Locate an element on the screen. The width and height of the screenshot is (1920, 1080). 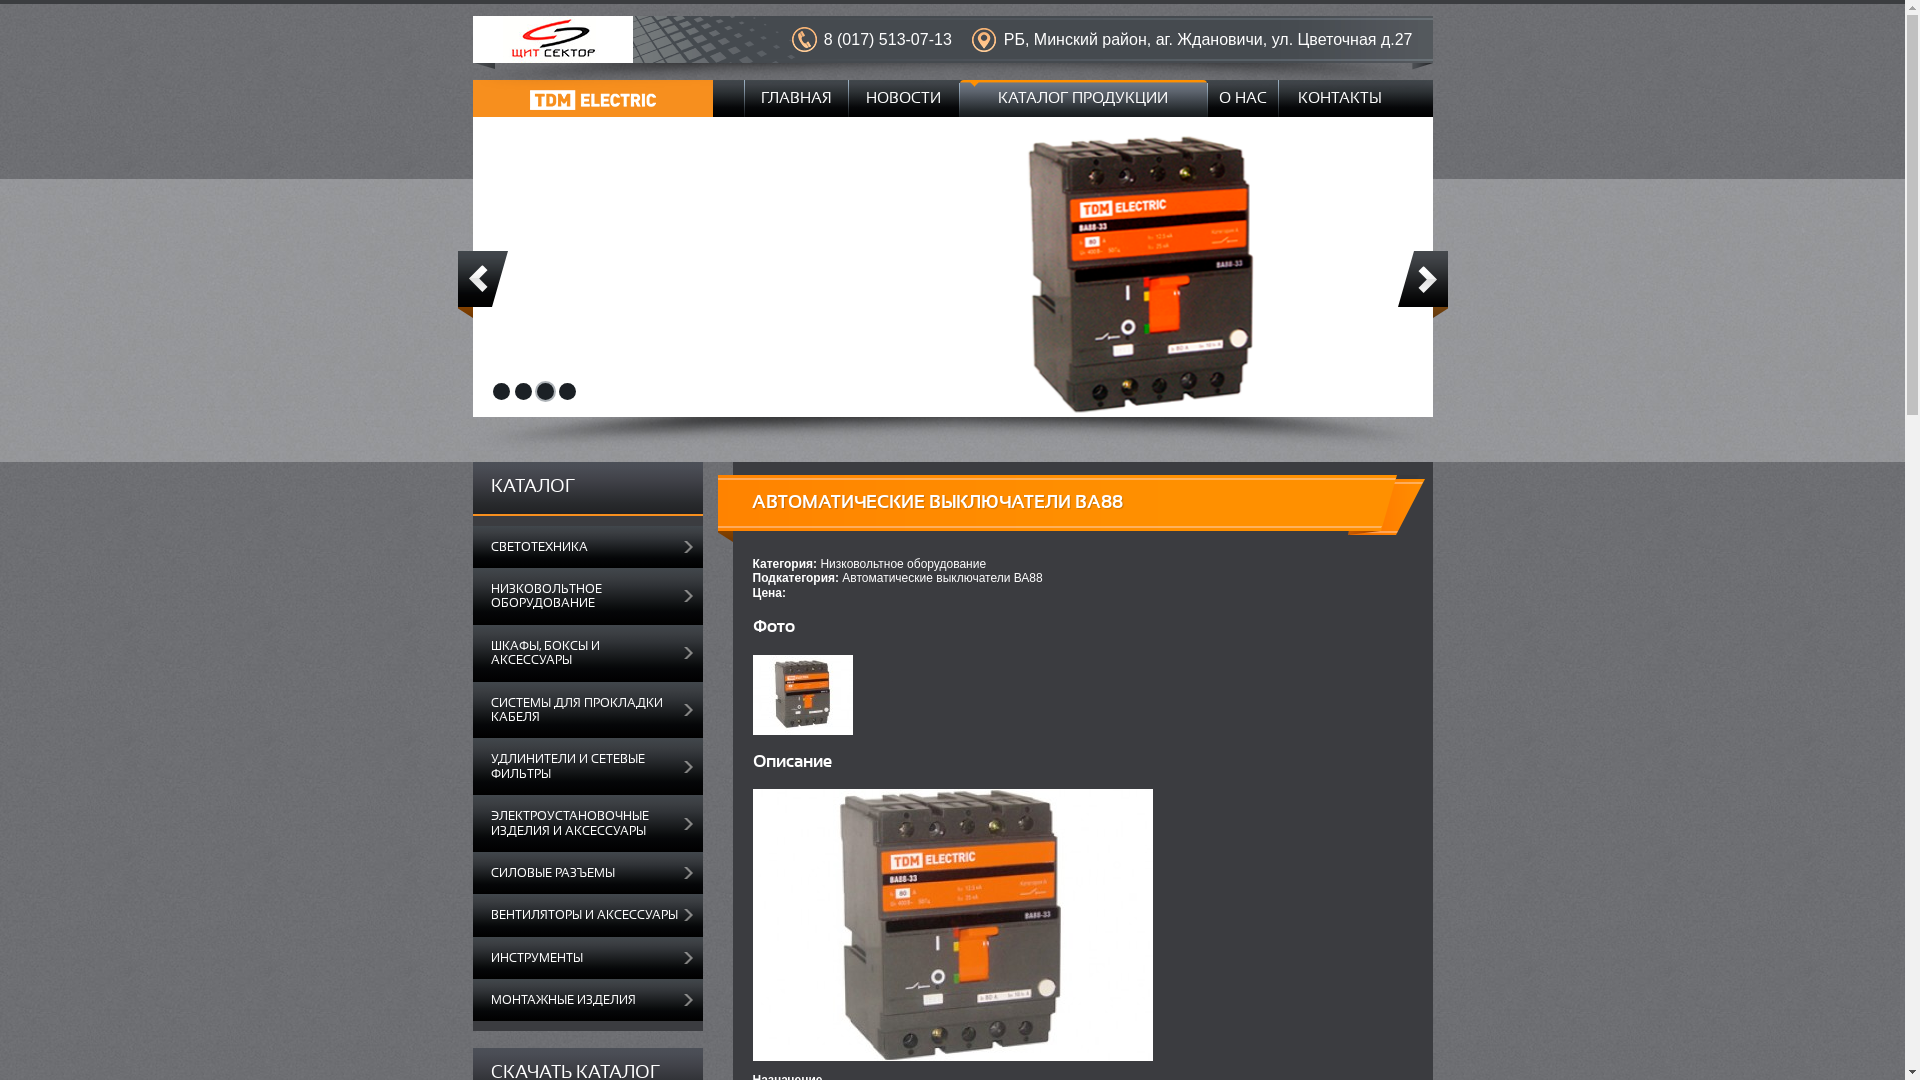
'1' is located at coordinates (500, 391).